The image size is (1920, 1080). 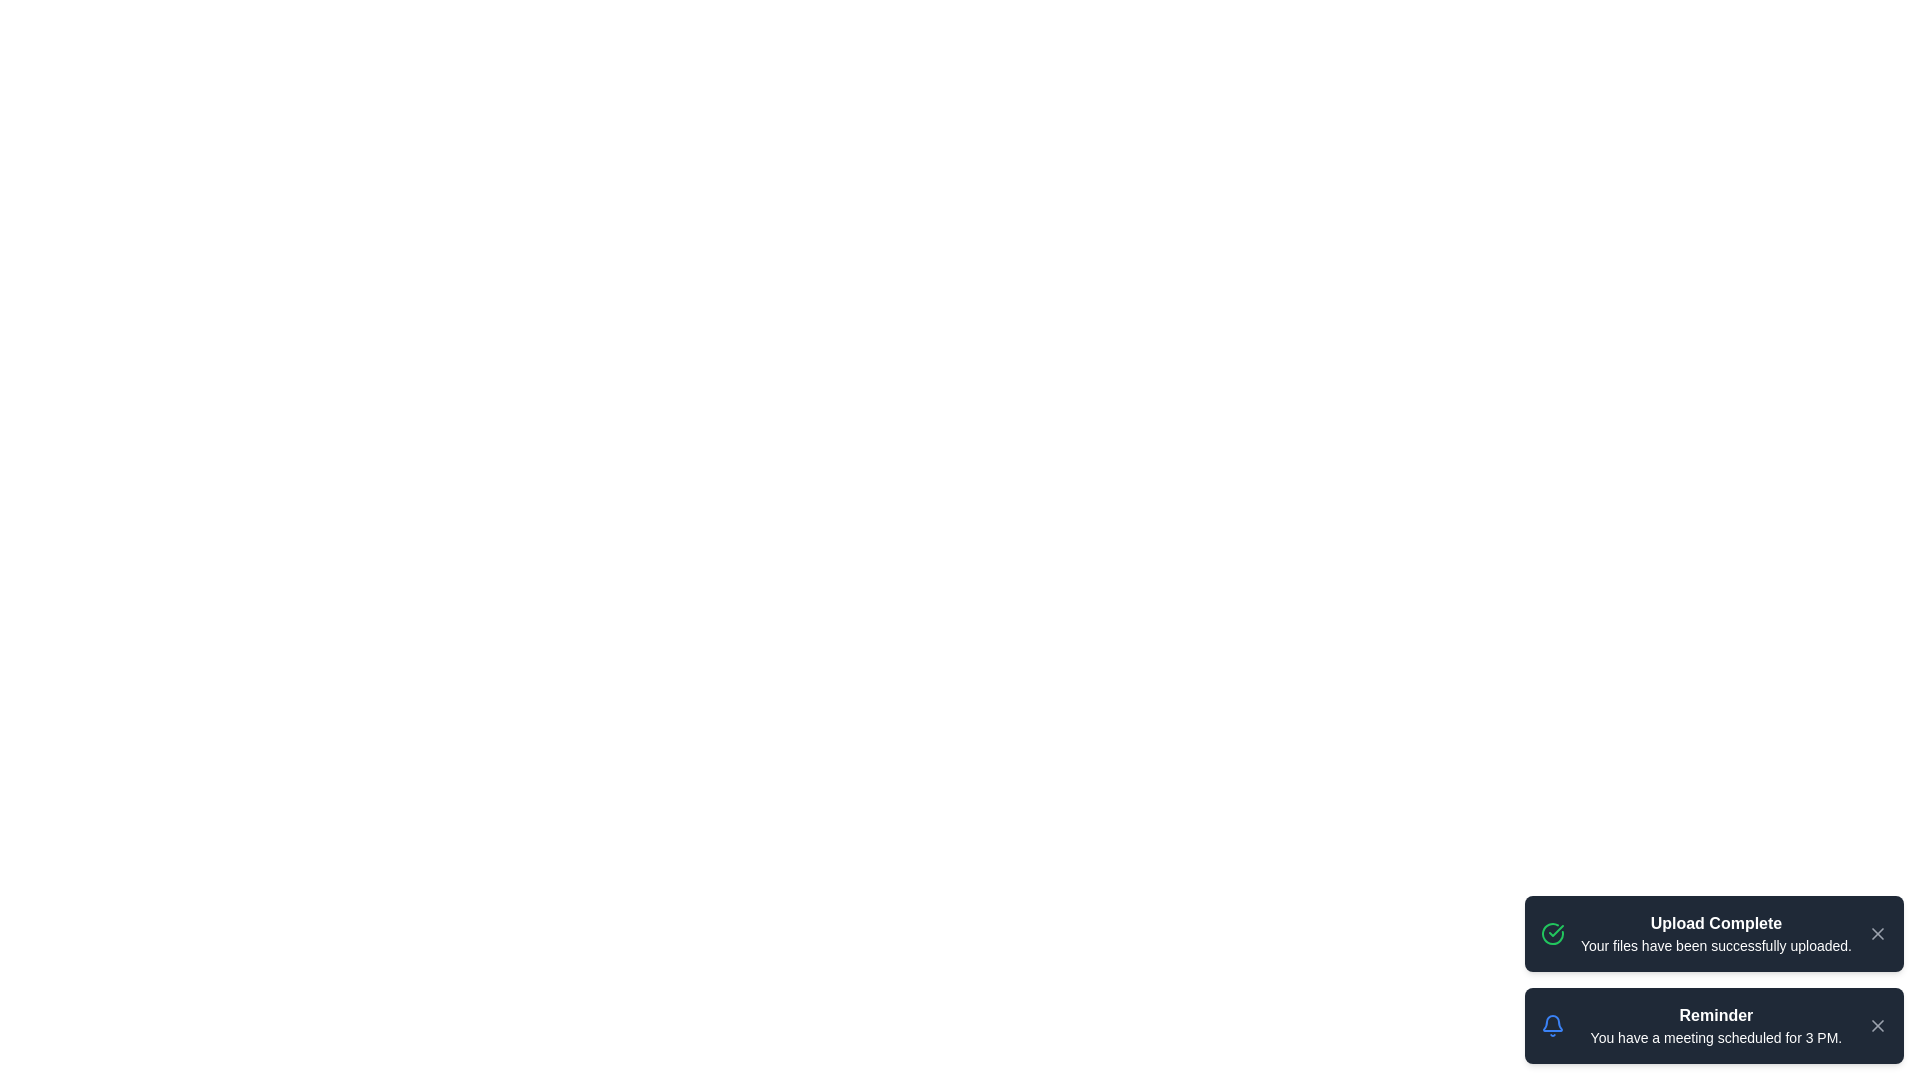 I want to click on the close button of the notification with title 'Reminder', so click(x=1876, y=1026).